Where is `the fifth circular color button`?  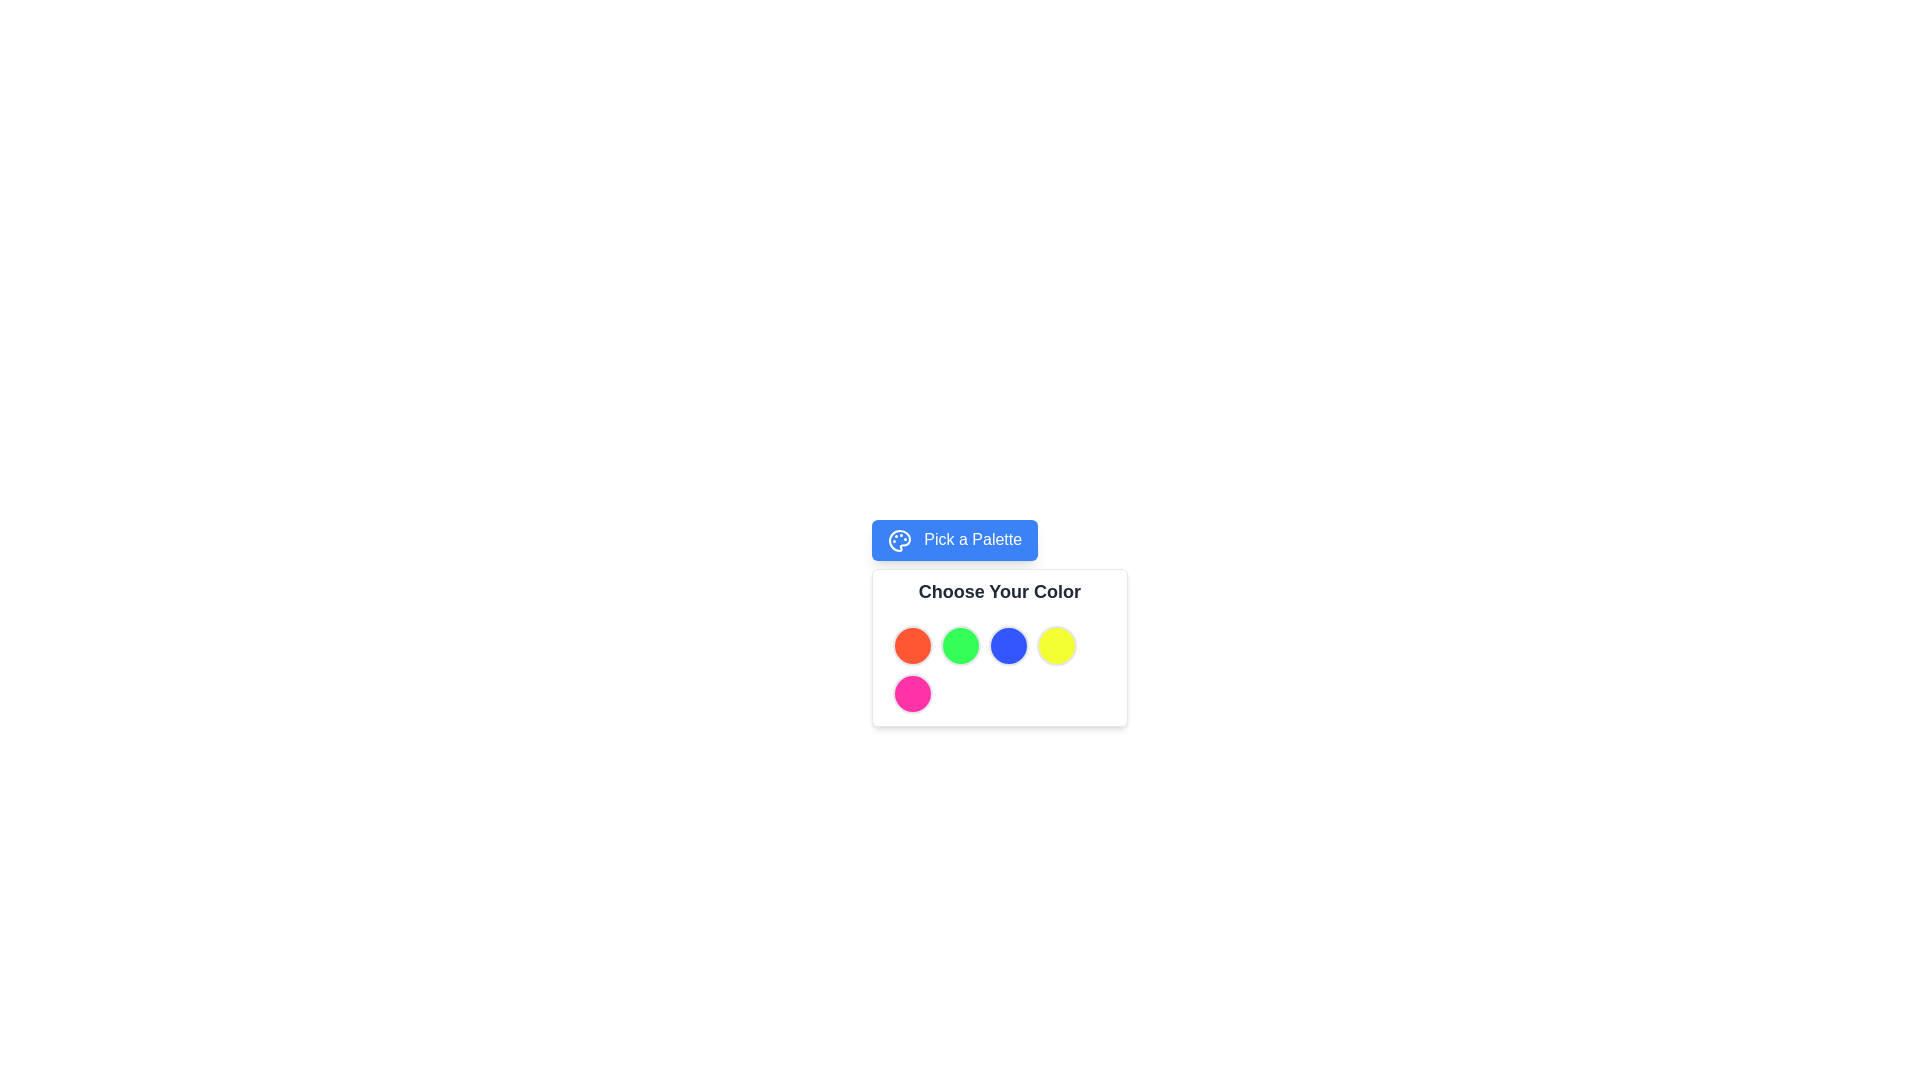 the fifth circular color button is located at coordinates (911, 692).